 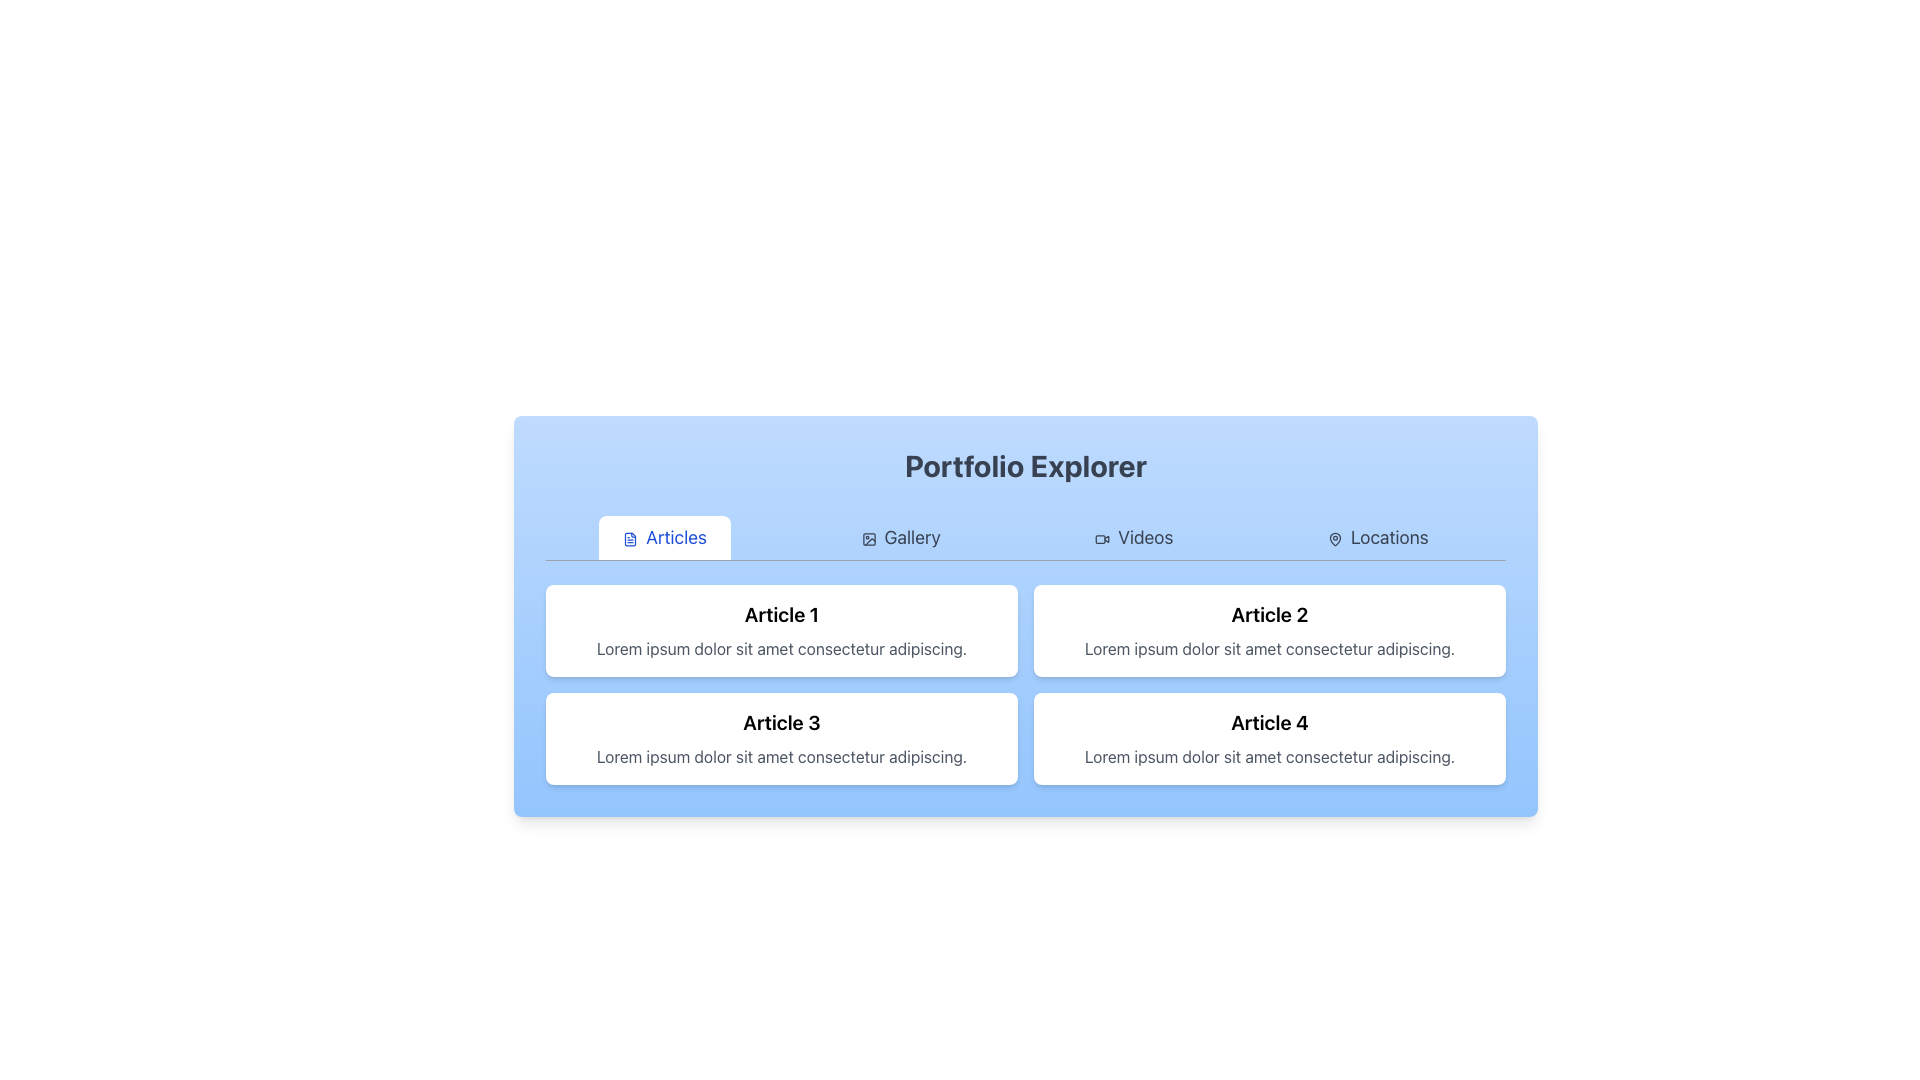 I want to click on the appearance of the 'Videos' tab icon located in the top navigation bar, which indicates video-related content, so click(x=1101, y=538).